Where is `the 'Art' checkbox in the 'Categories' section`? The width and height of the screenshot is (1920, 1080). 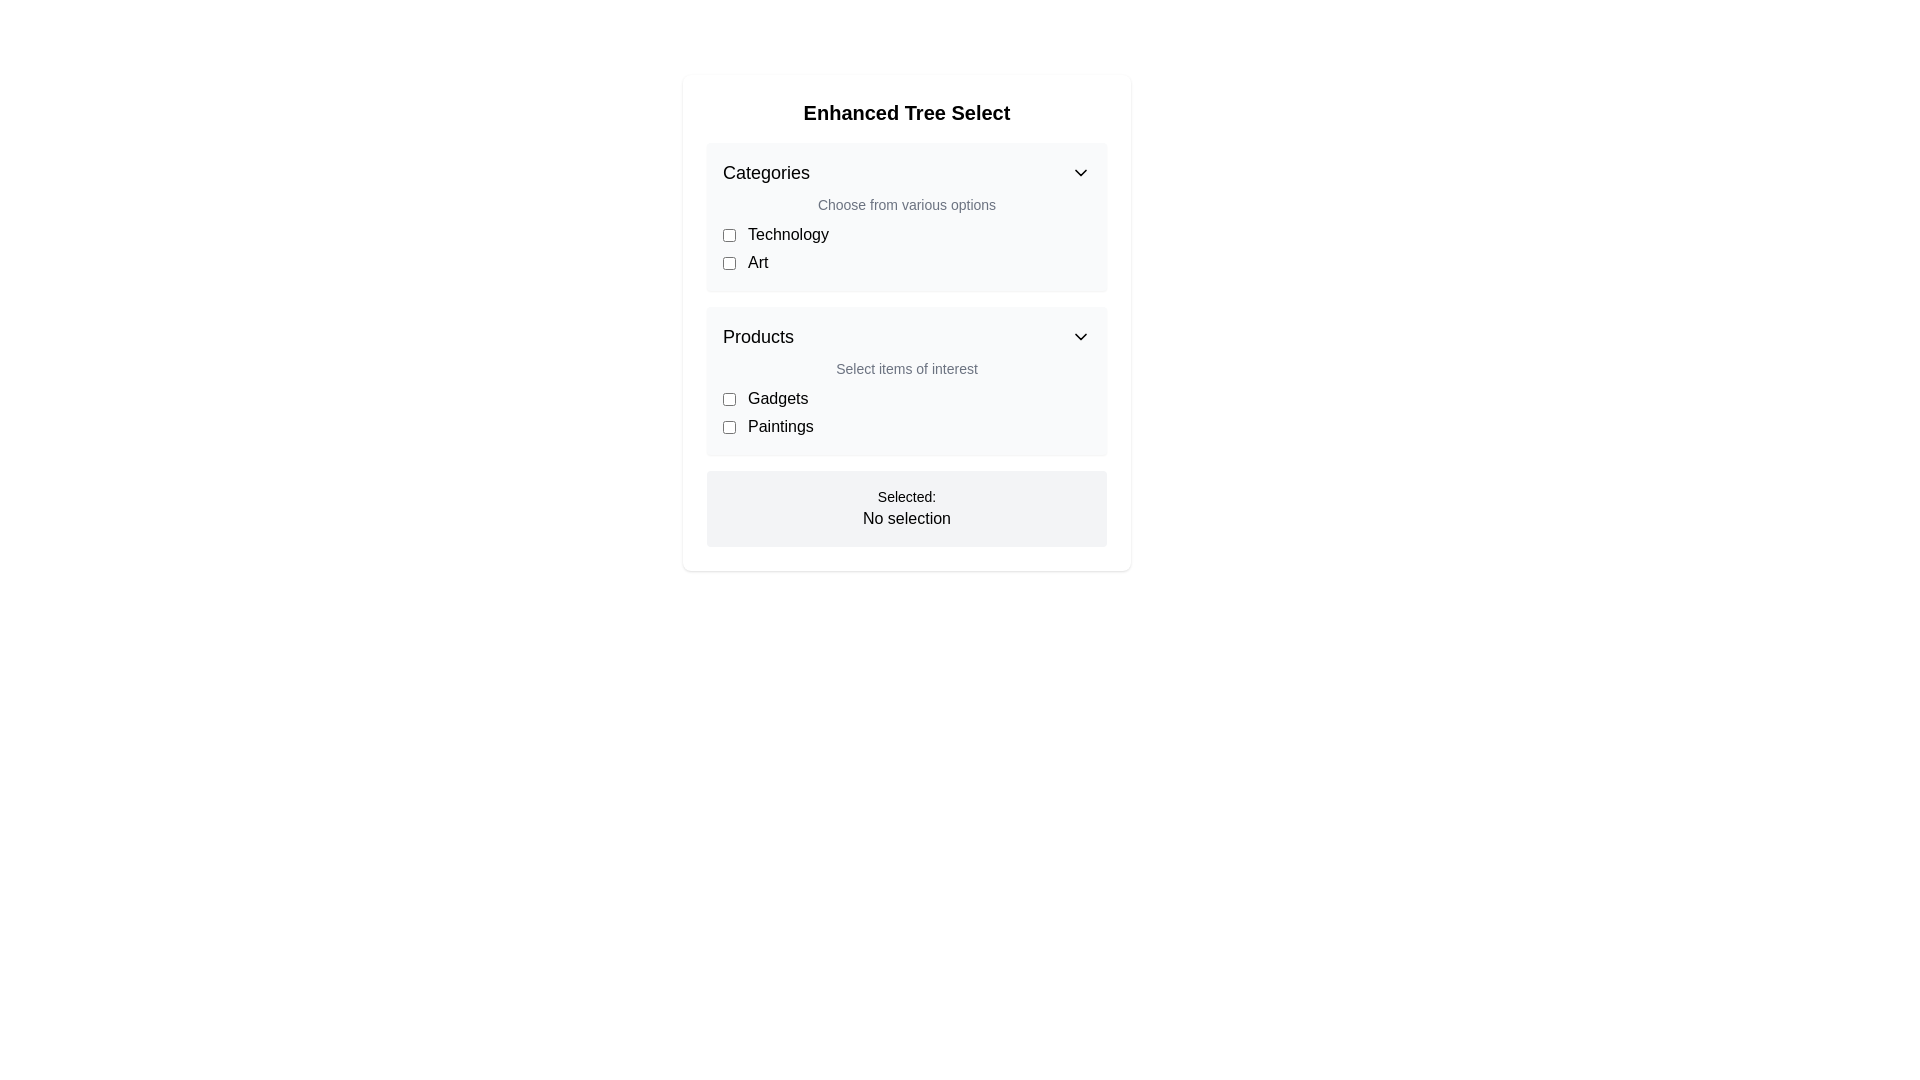 the 'Art' checkbox in the 'Categories' section is located at coordinates (906, 261).